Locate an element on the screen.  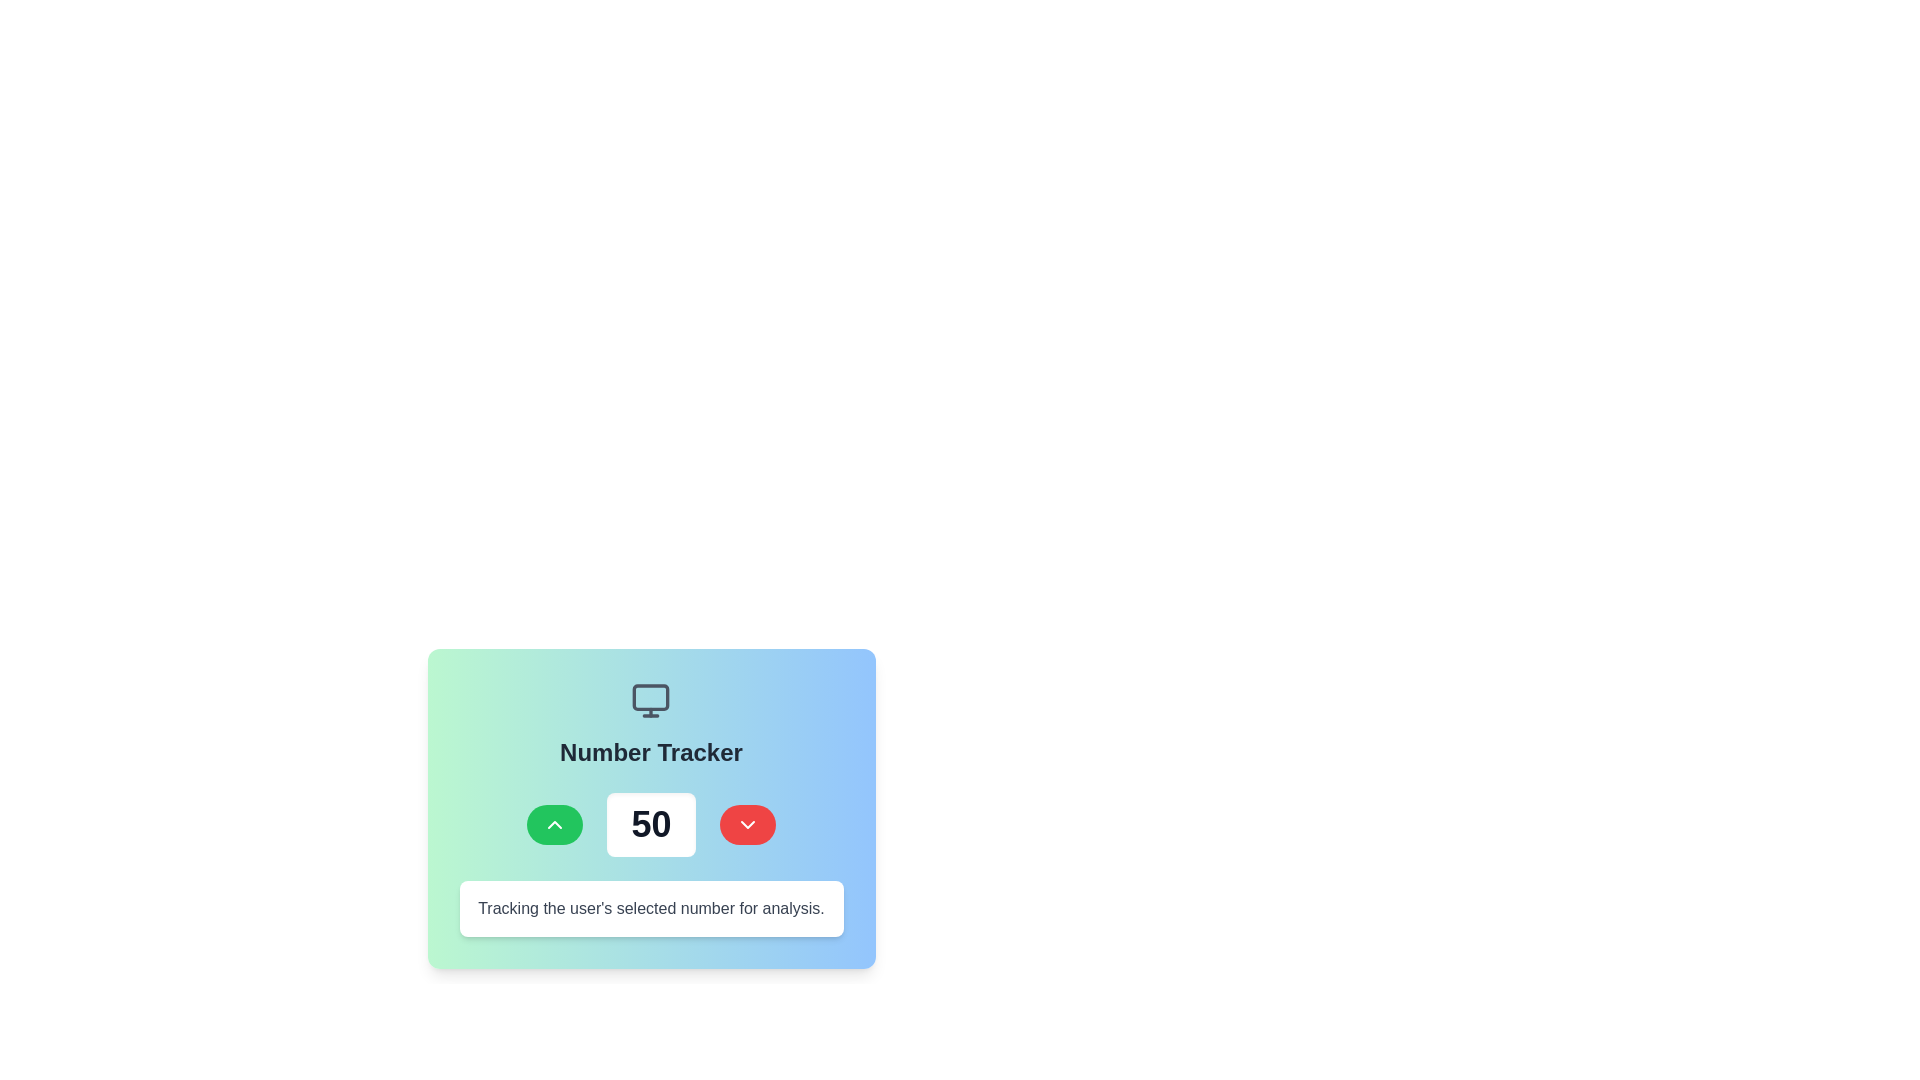
the Text display element that shows '50' in a bold and large font, which is located centrally between a green up arrow button and a red down arrow button is located at coordinates (651, 825).